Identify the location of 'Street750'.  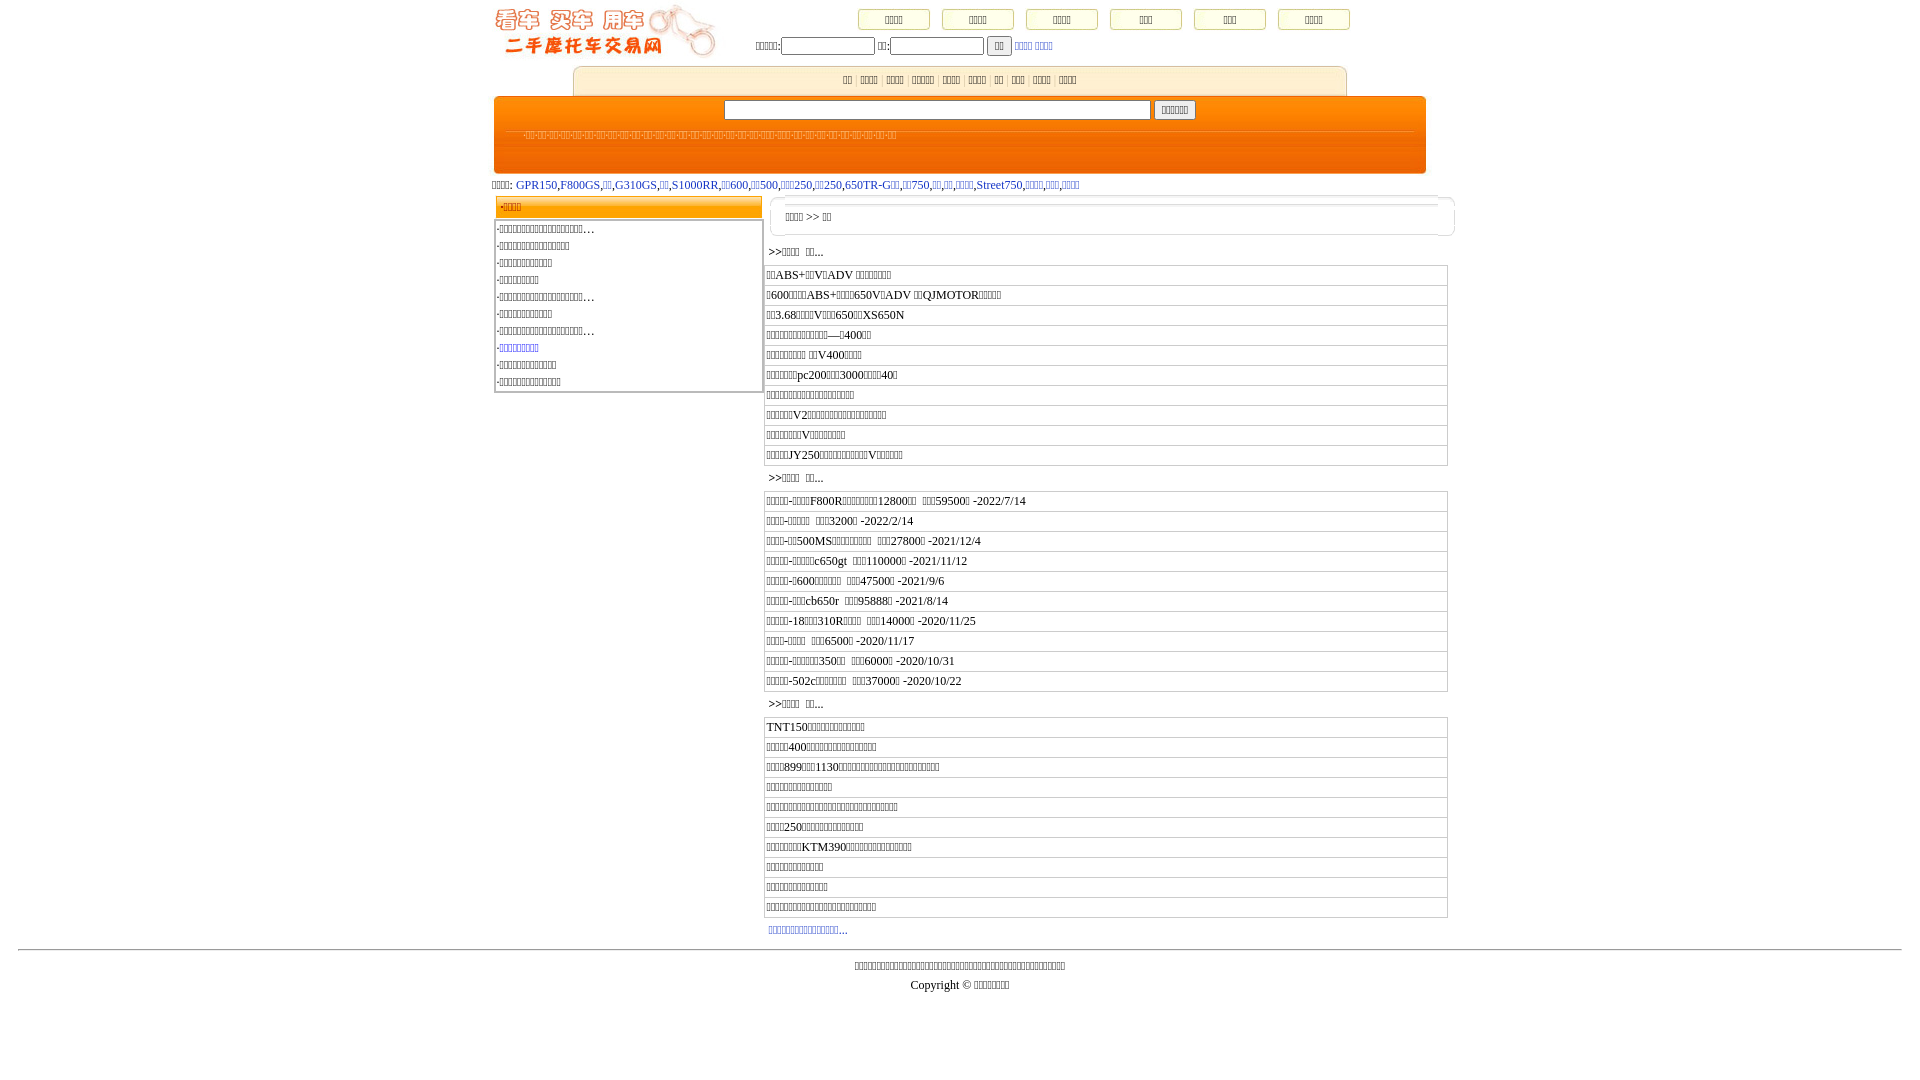
(977, 185).